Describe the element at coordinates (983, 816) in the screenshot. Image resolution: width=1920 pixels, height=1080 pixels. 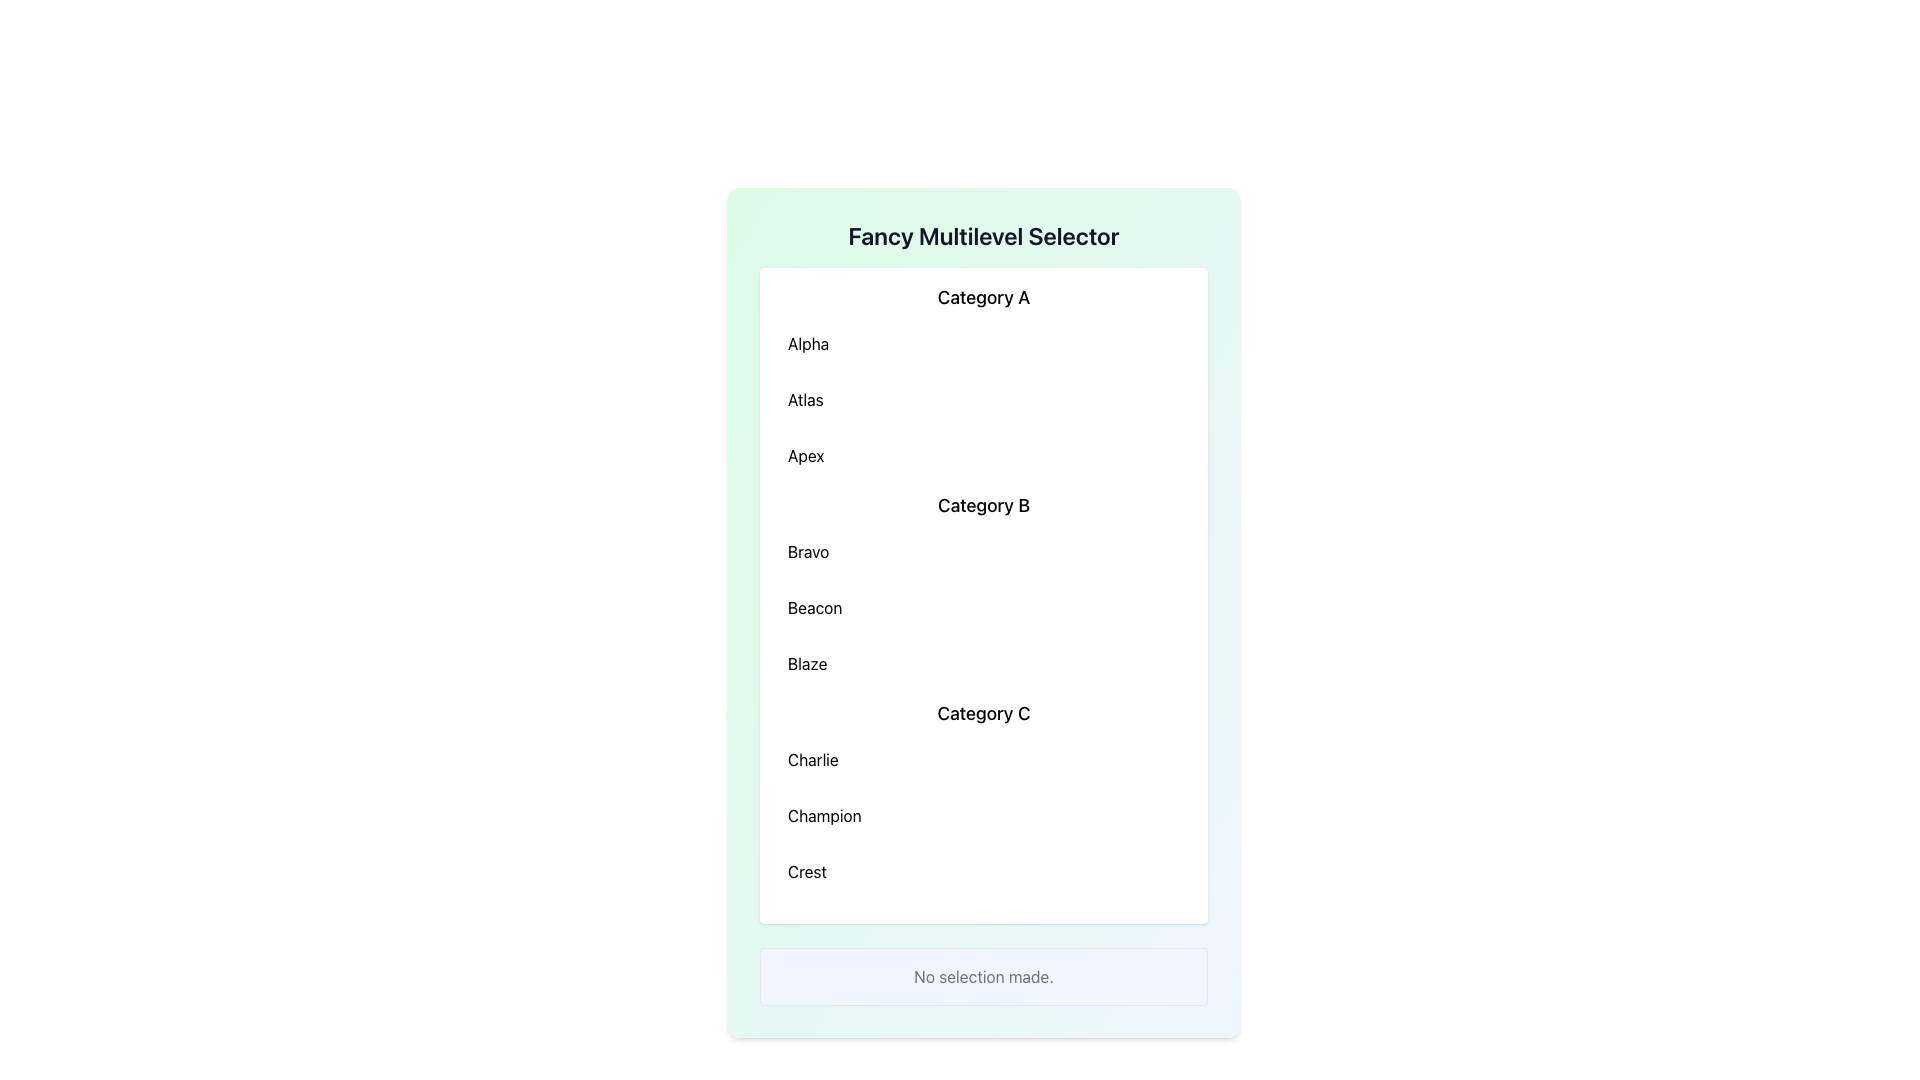
I see `the selectable item labeled 'Champion', which is the second option under the 'Category C' section, located between 'Charlie' and 'Crest'` at that location.